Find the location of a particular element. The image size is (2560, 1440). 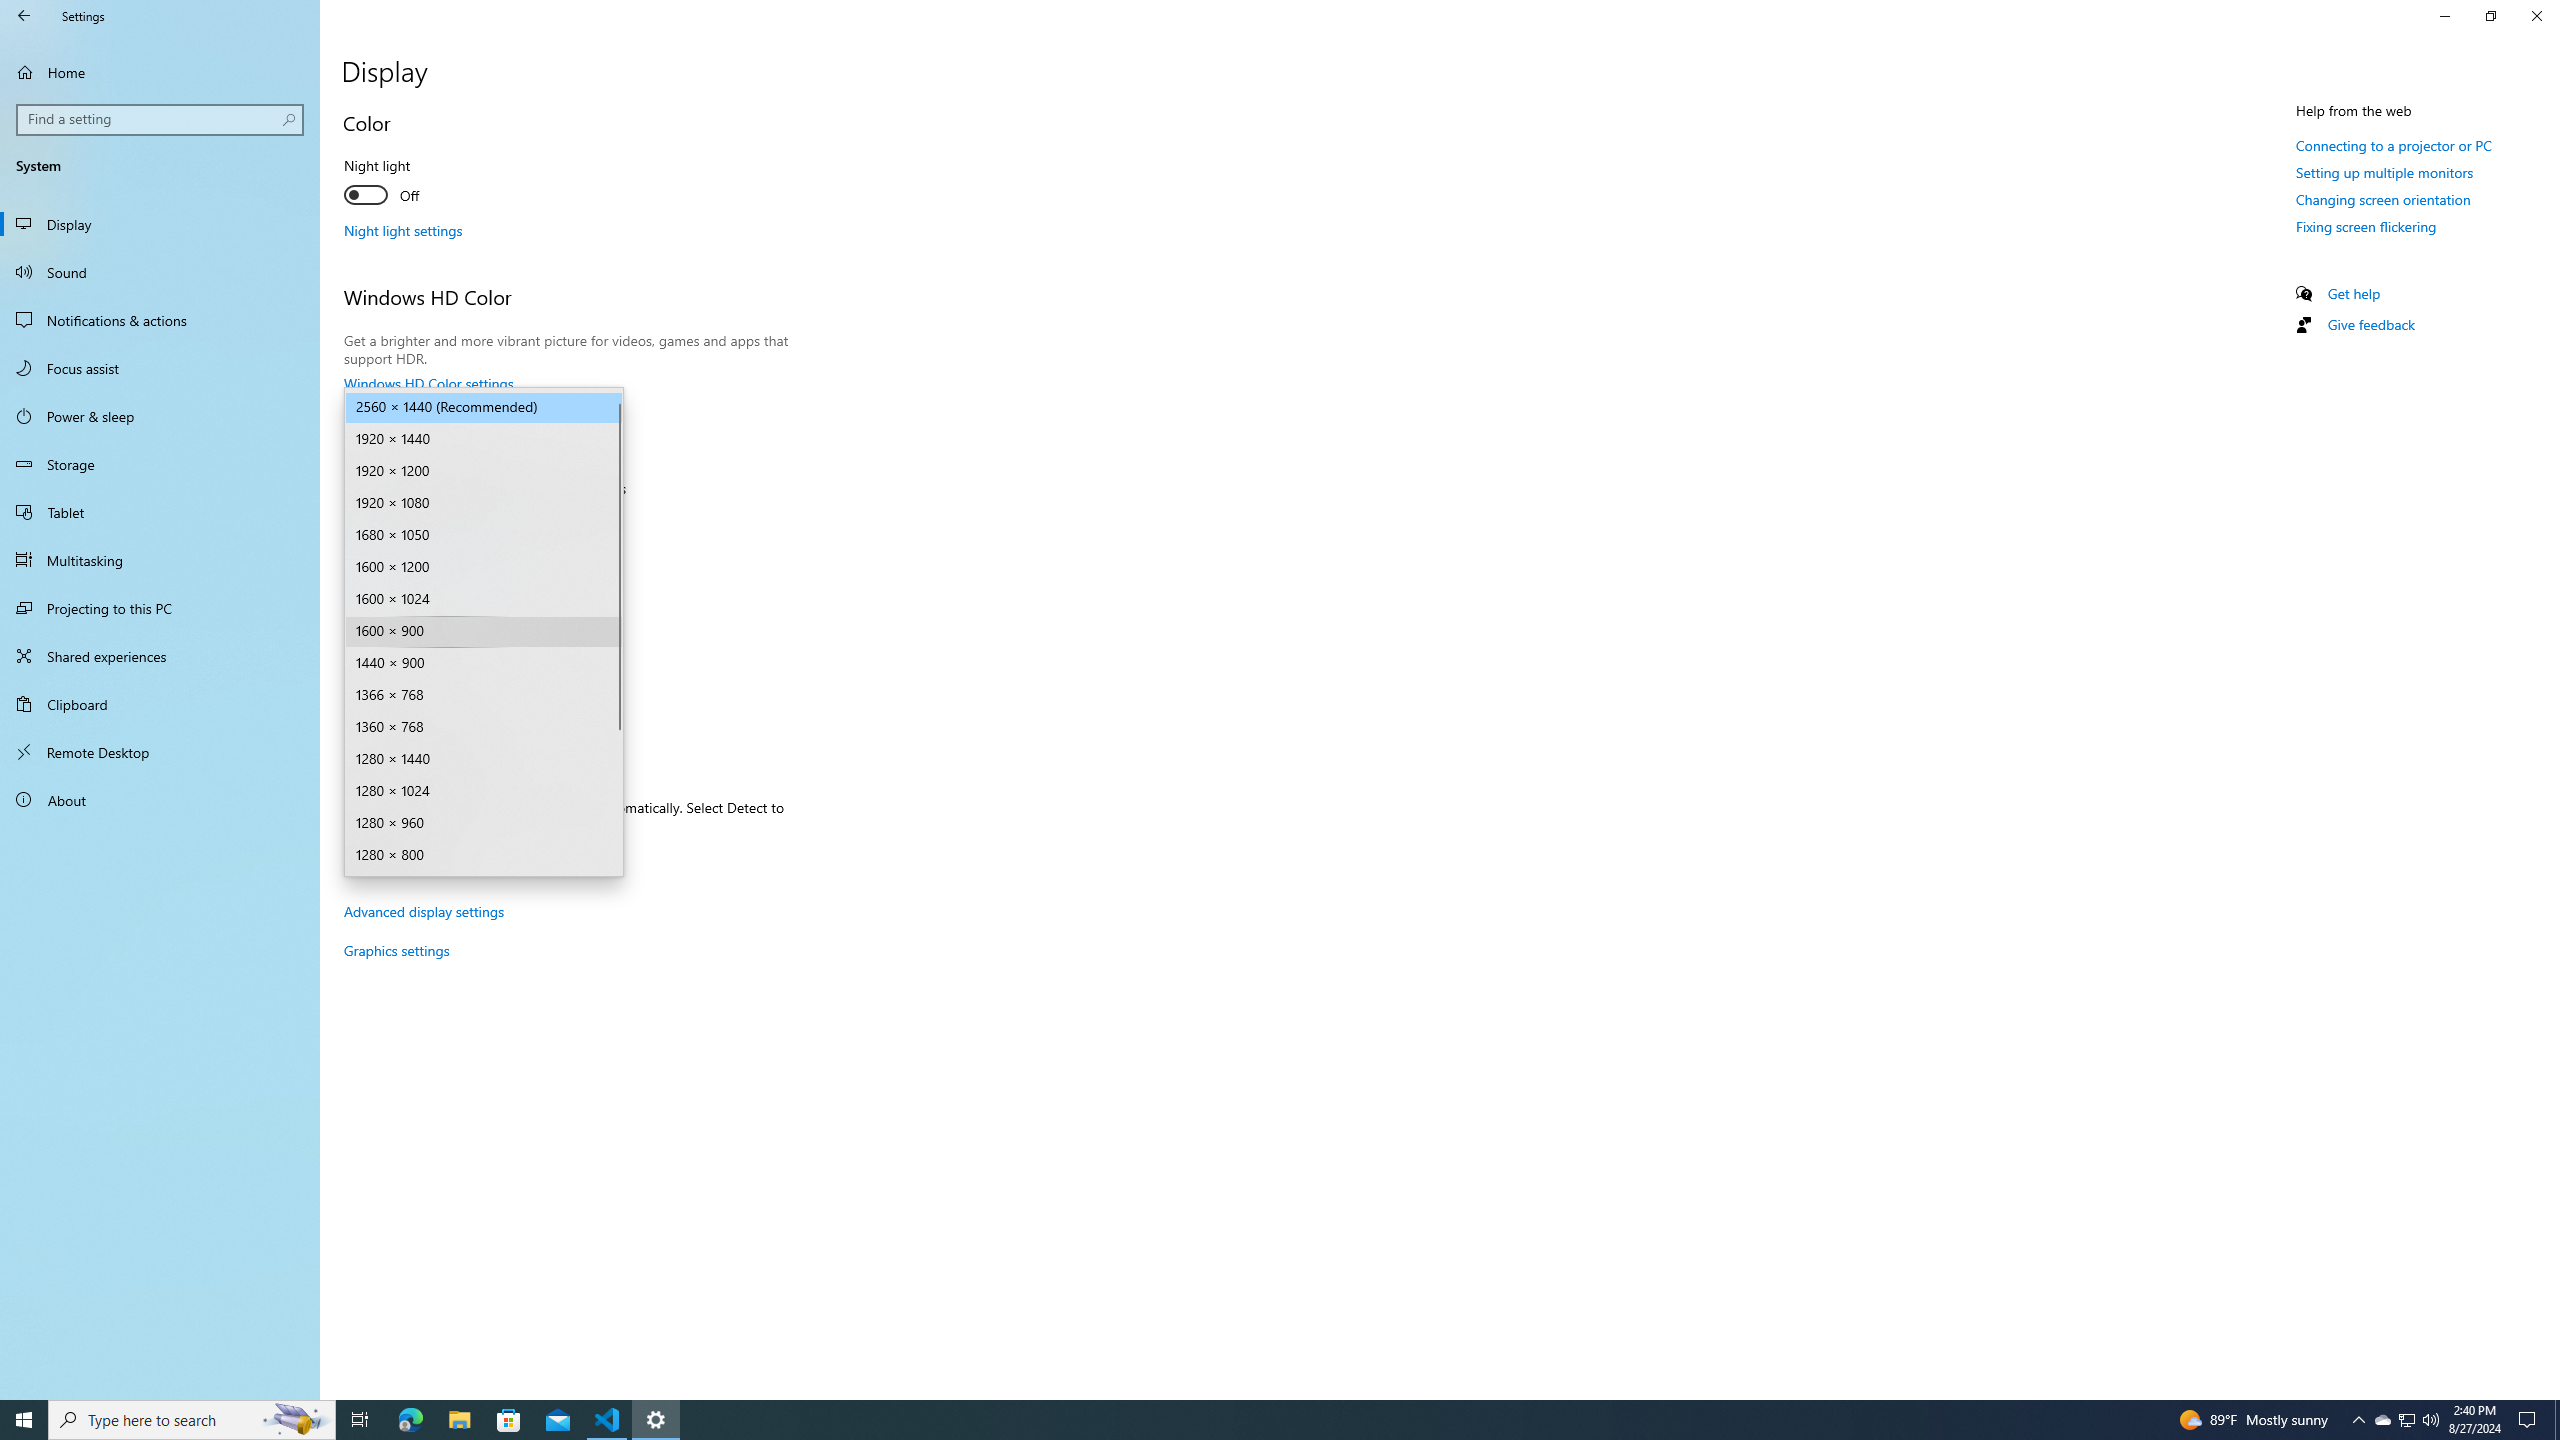

'Shared experiences' is located at coordinates (159, 654).